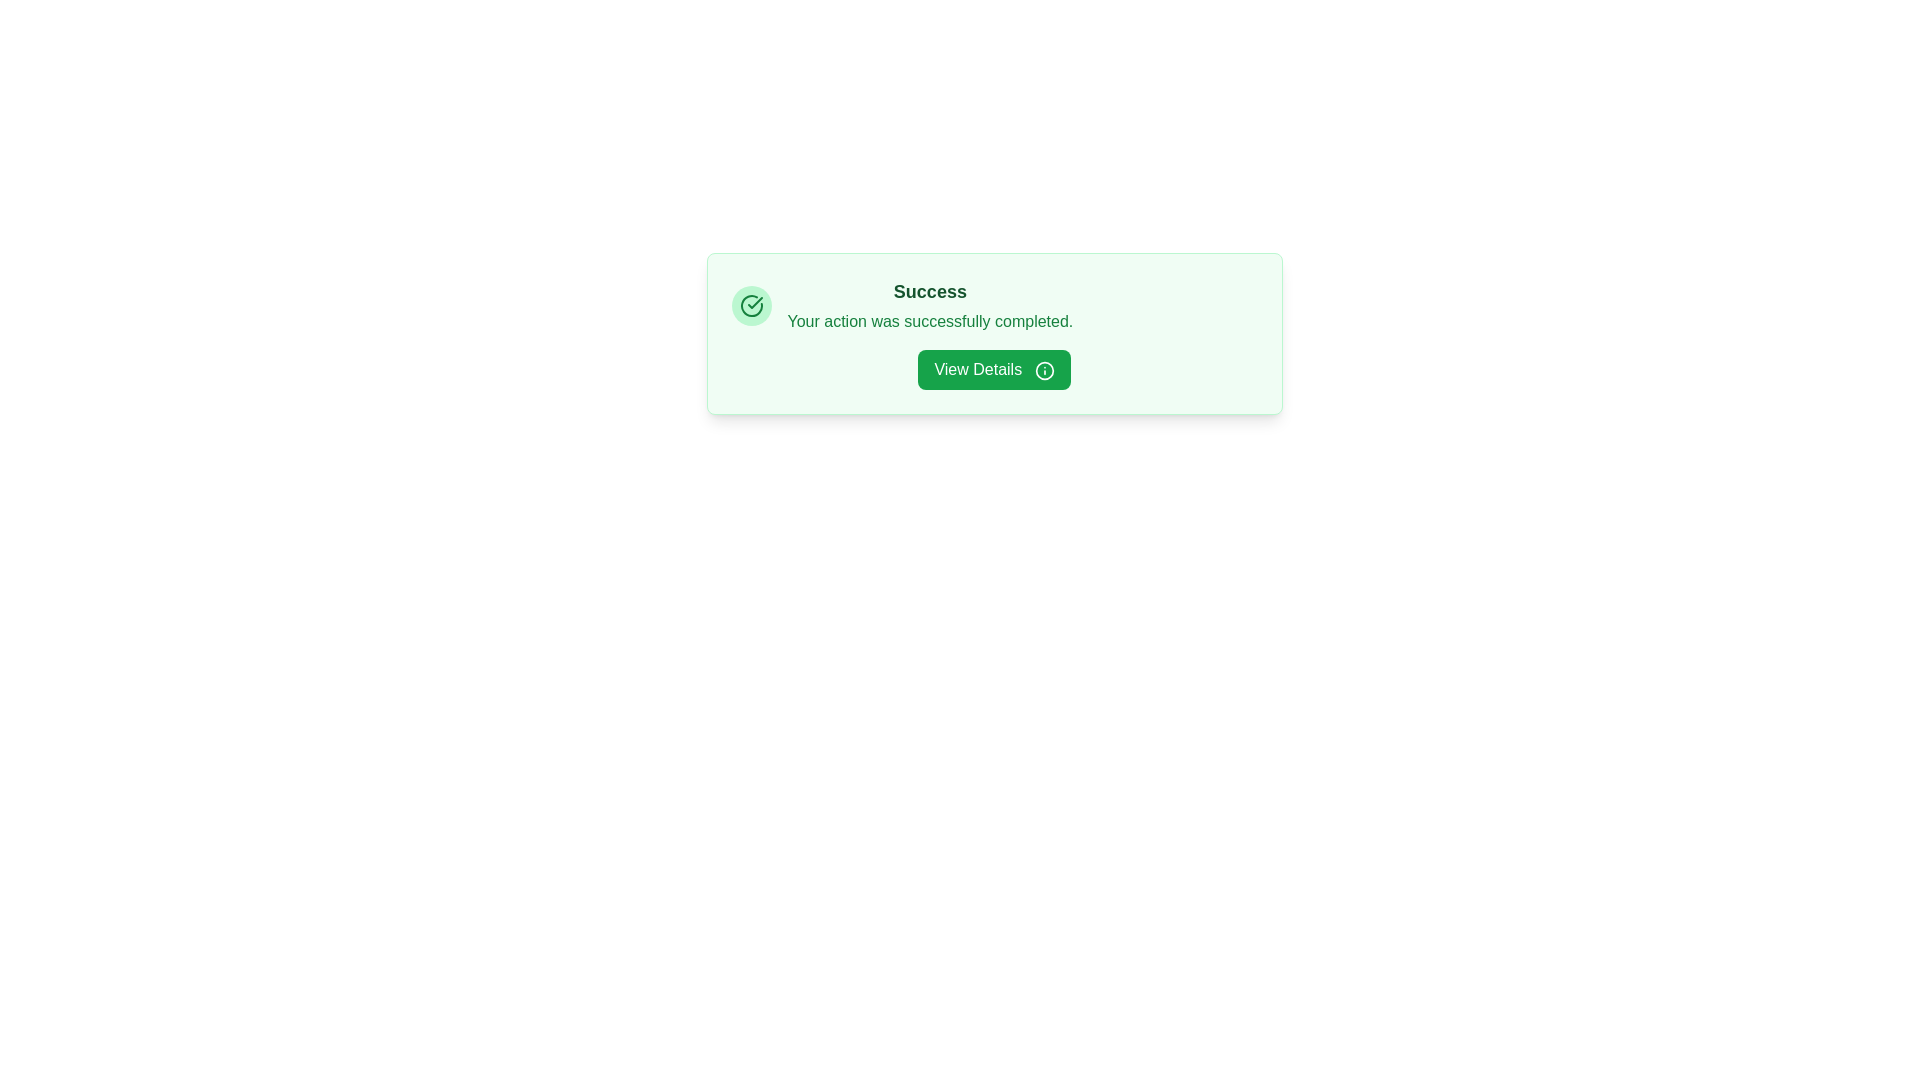  What do you see at coordinates (750, 305) in the screenshot?
I see `the icon to trigger visual feedback` at bounding box center [750, 305].